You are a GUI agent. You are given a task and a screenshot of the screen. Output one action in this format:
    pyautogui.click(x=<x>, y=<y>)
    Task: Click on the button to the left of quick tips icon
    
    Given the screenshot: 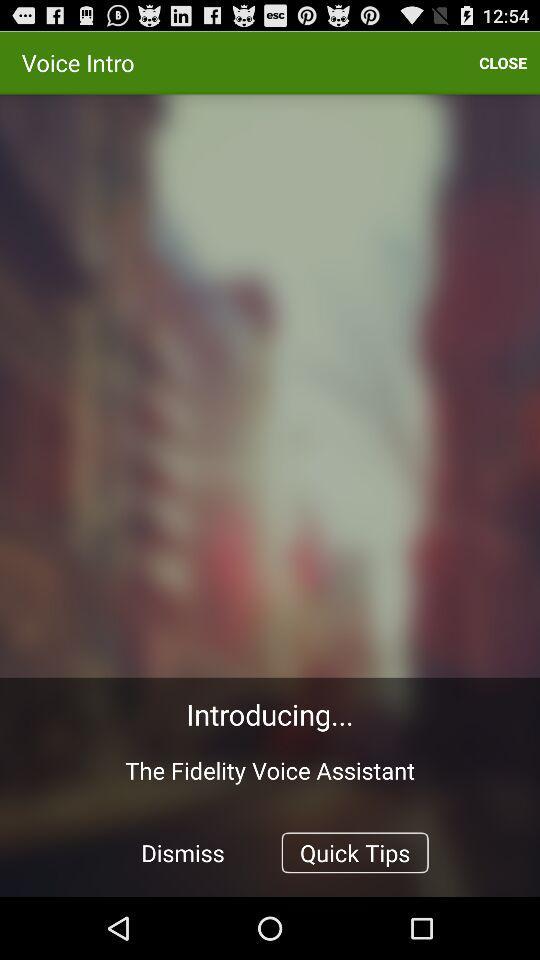 What is the action you would take?
    pyautogui.click(x=183, y=851)
    